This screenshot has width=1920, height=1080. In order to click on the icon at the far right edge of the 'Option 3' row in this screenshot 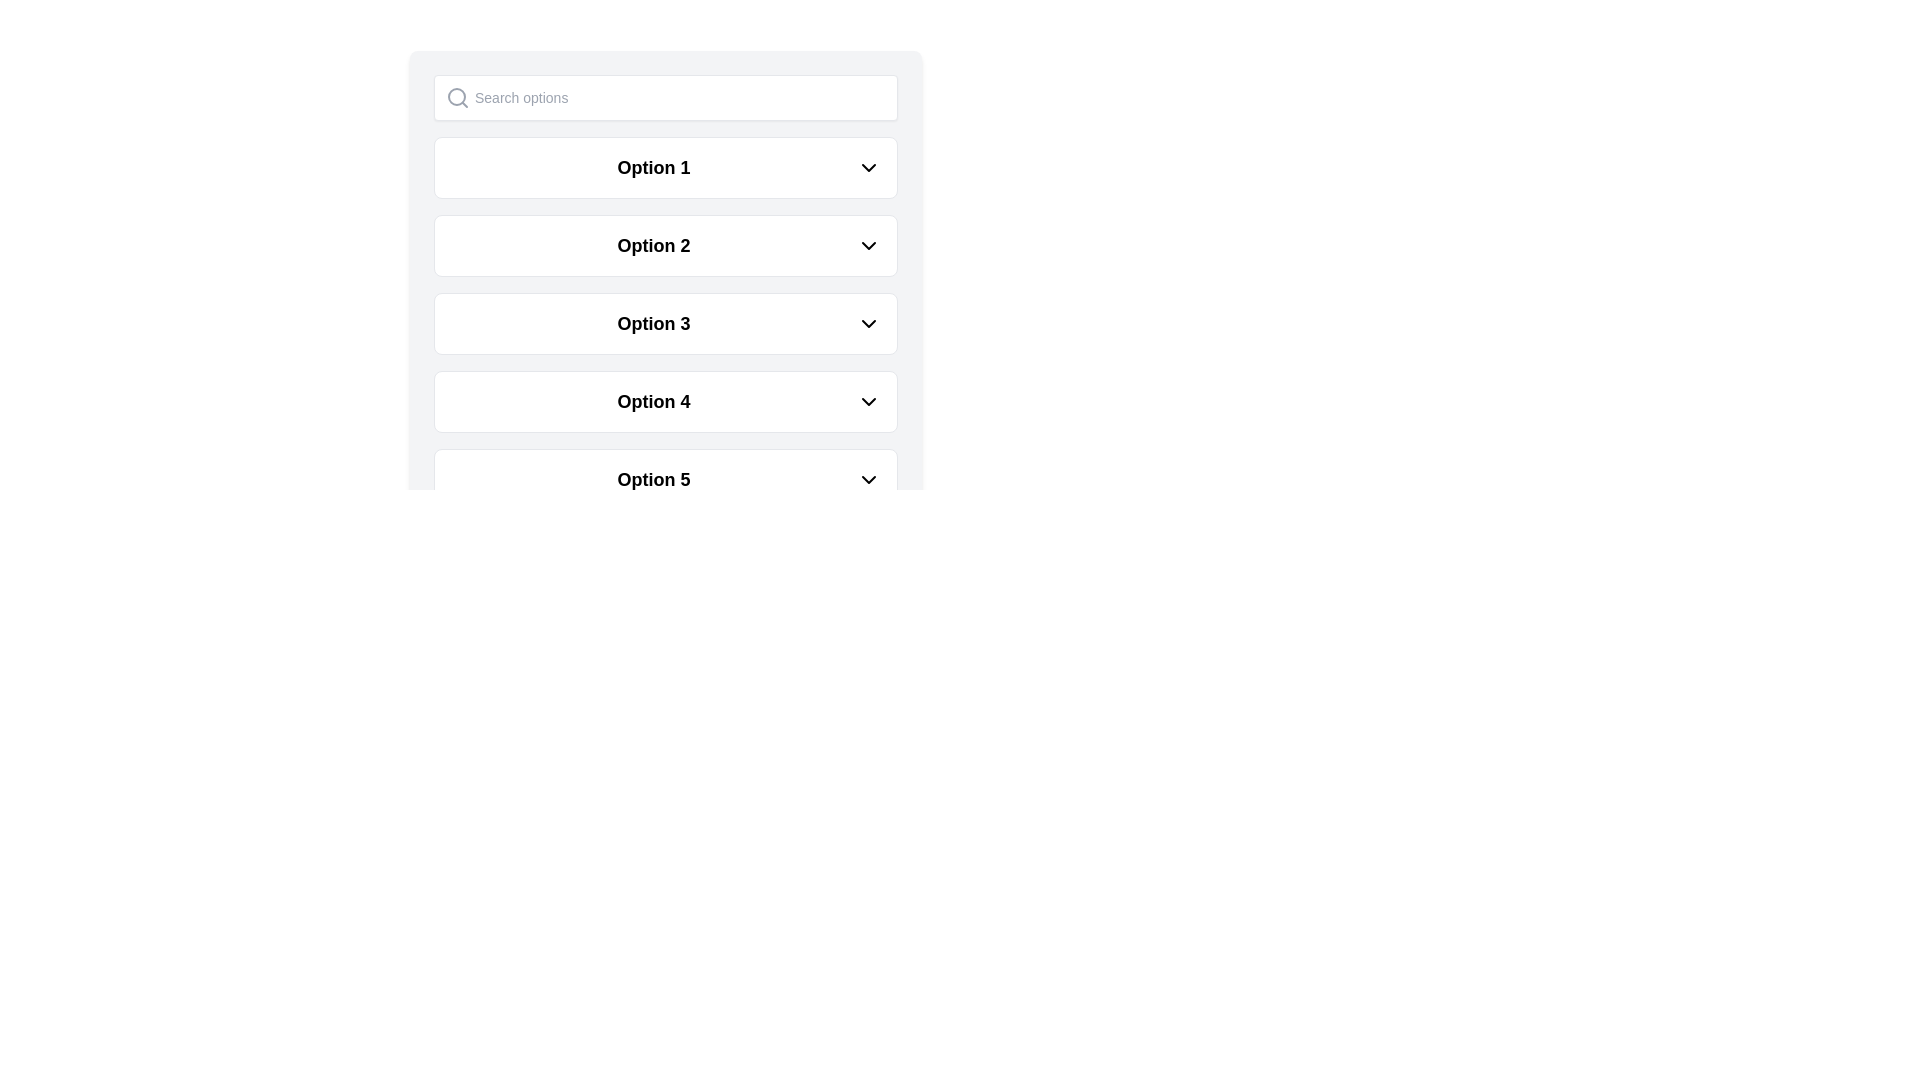, I will do `click(868, 323)`.